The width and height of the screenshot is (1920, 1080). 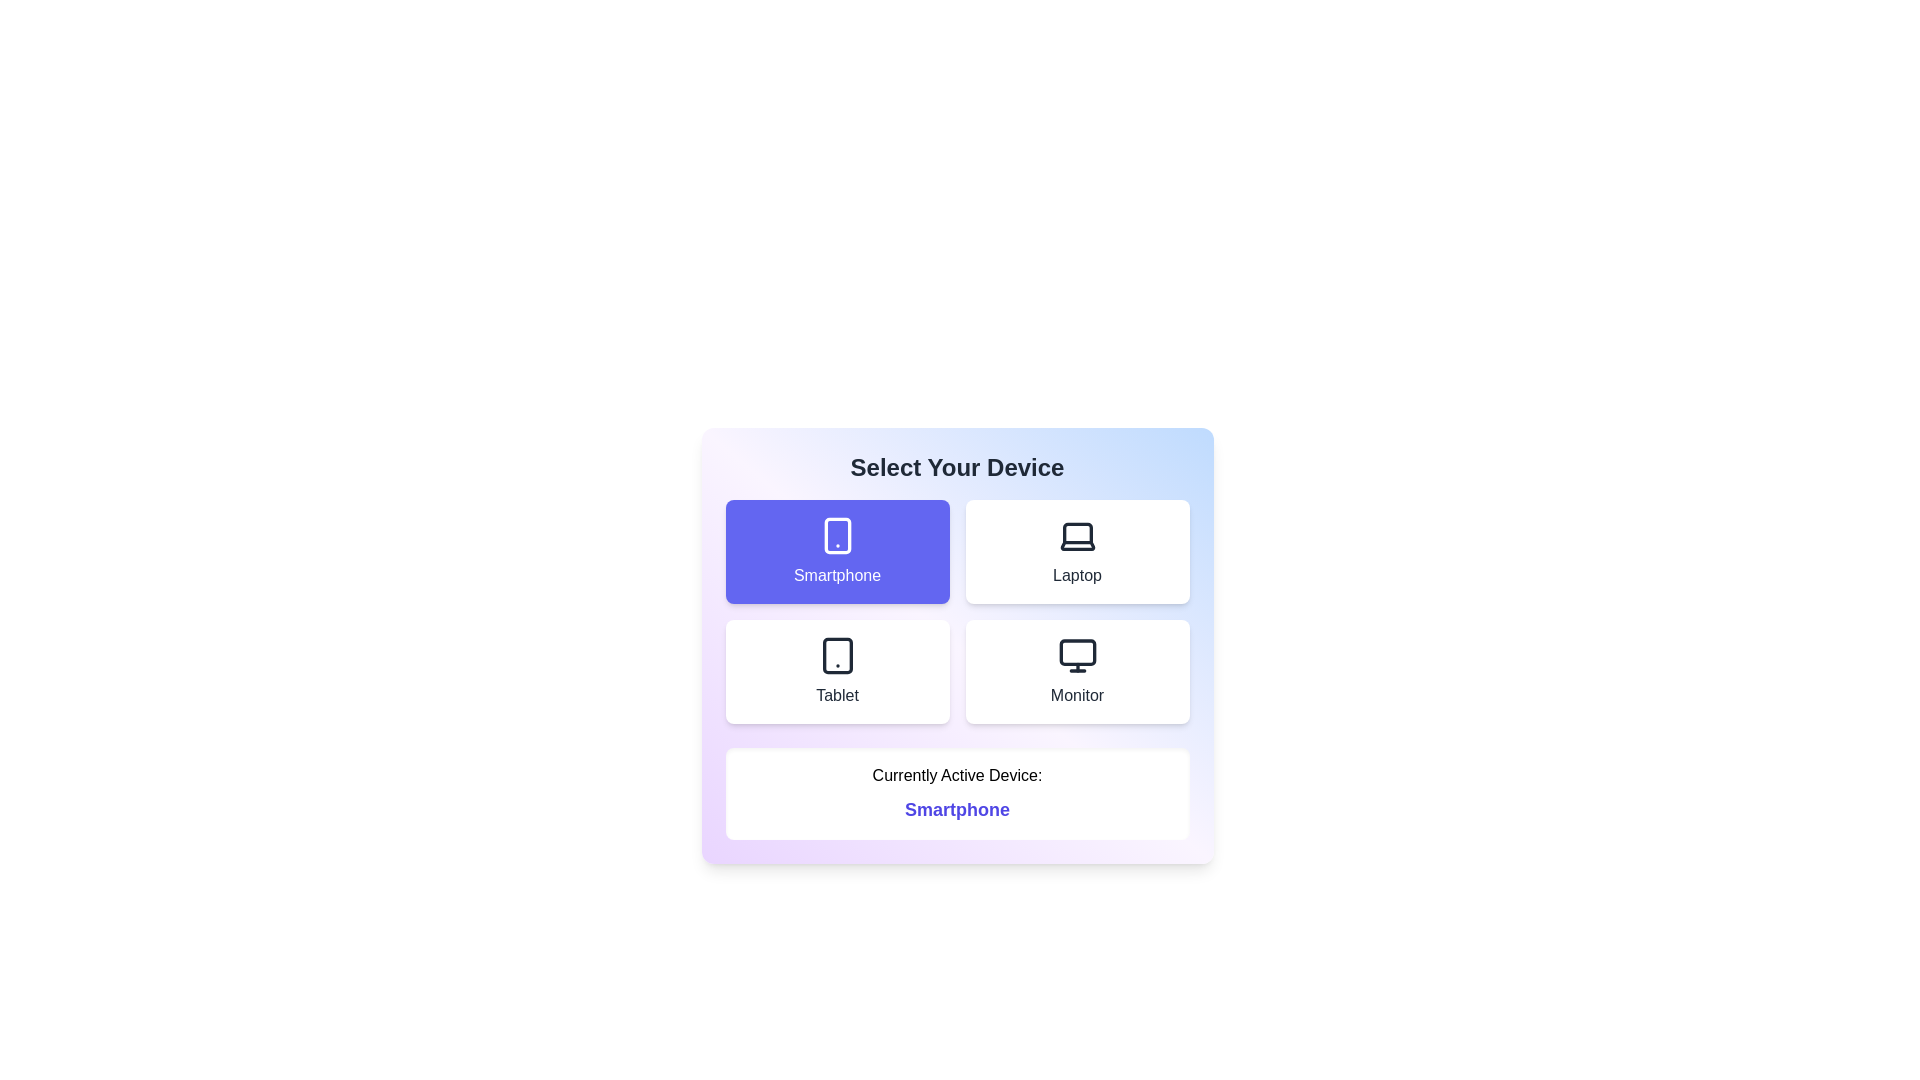 I want to click on the device option labeled Monitor to observe its hover effect, so click(x=1076, y=671).